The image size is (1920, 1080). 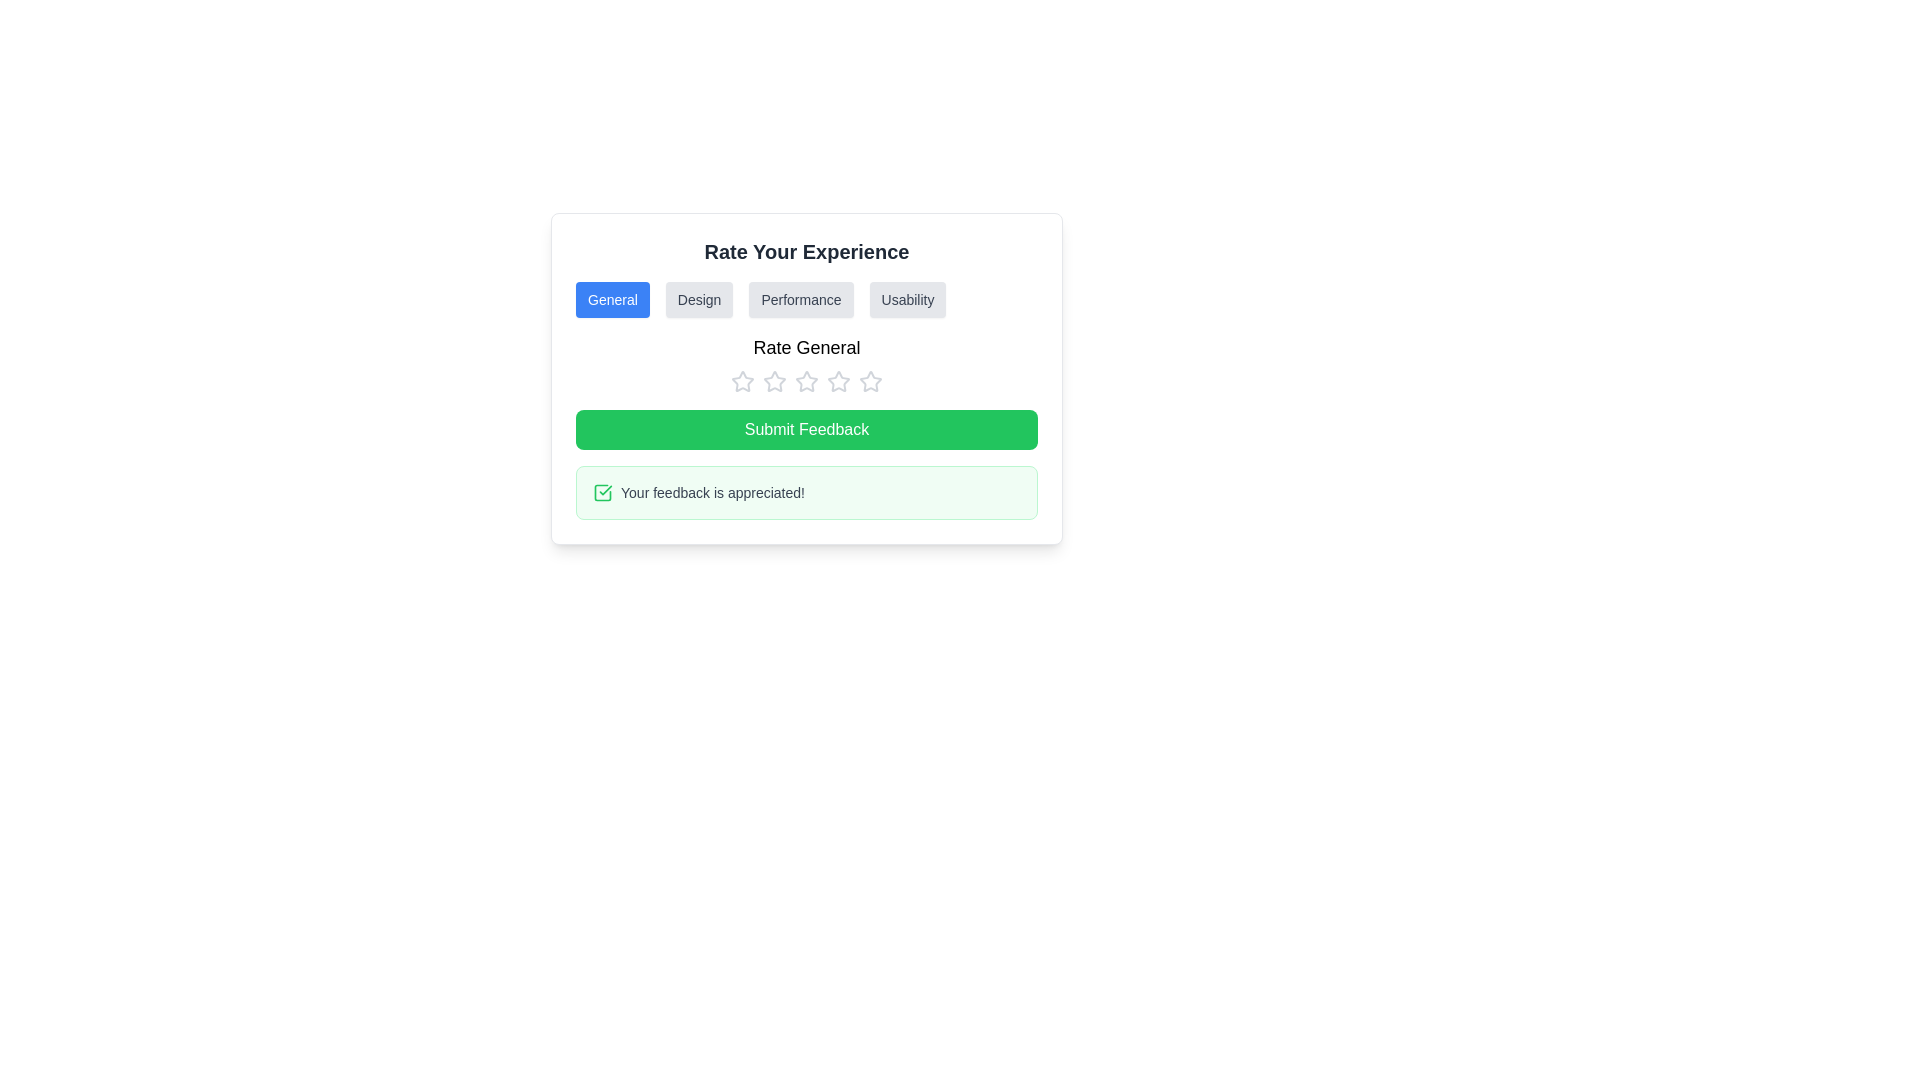 I want to click on the first star icon in the rating section to rate, which is styled in gray and positioned under the 'Rate General' label, so click(x=742, y=381).